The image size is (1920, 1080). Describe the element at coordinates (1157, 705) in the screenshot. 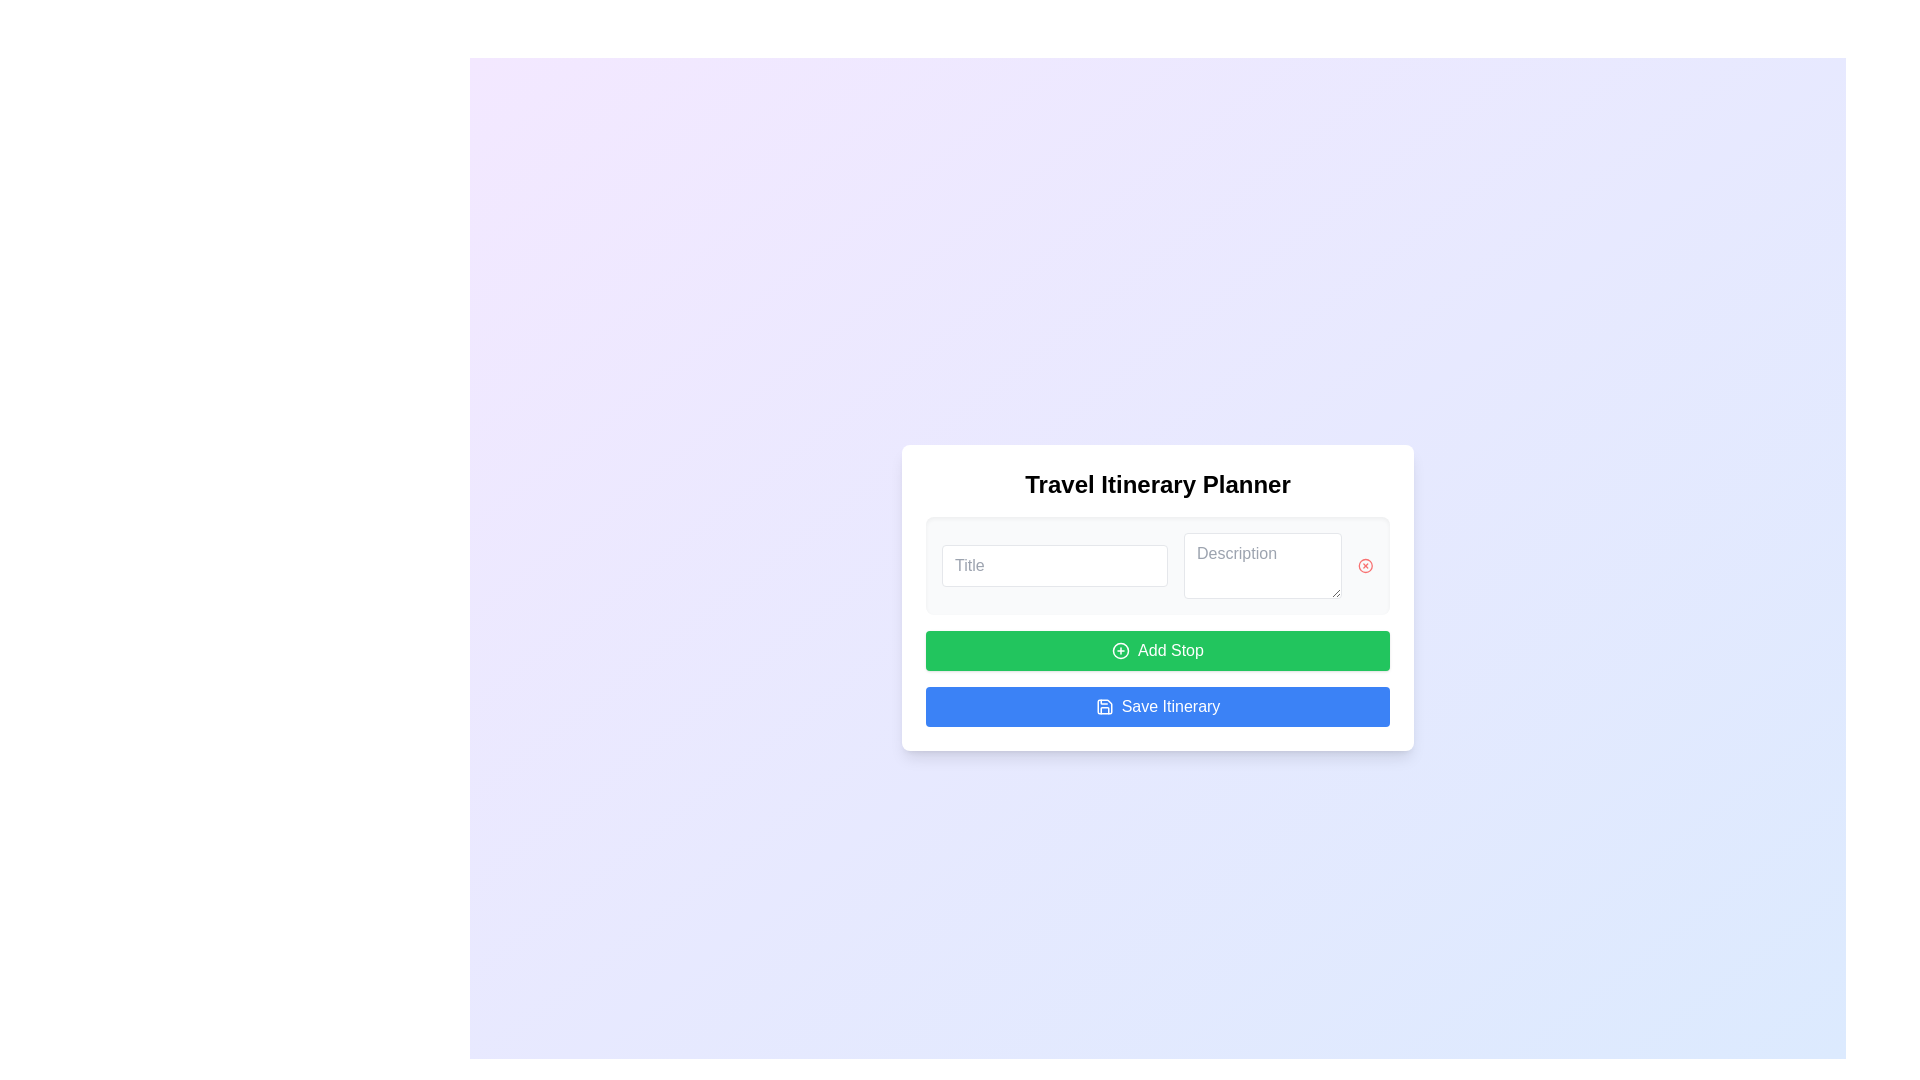

I see `the confirm button located below the 'Add Stop' button` at that location.